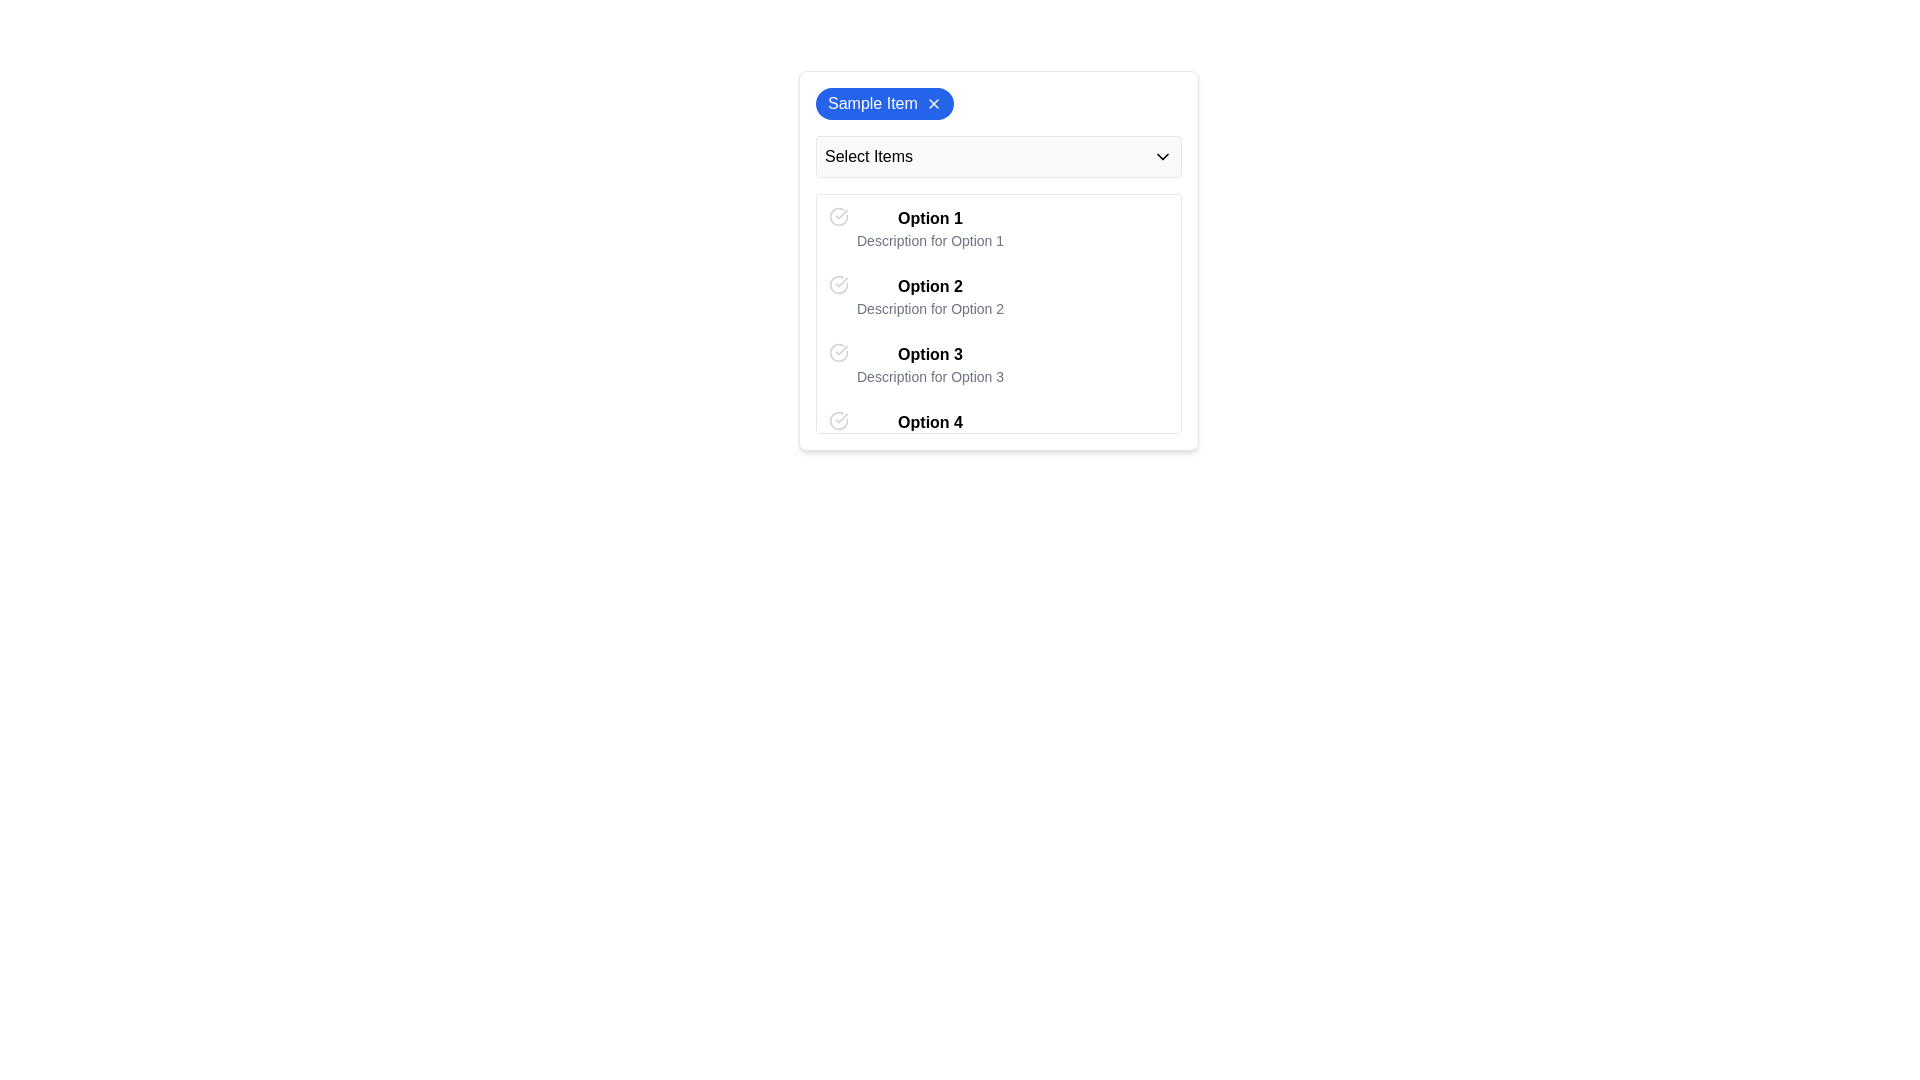  I want to click on the list item displaying 'Option 2', so click(998, 260).